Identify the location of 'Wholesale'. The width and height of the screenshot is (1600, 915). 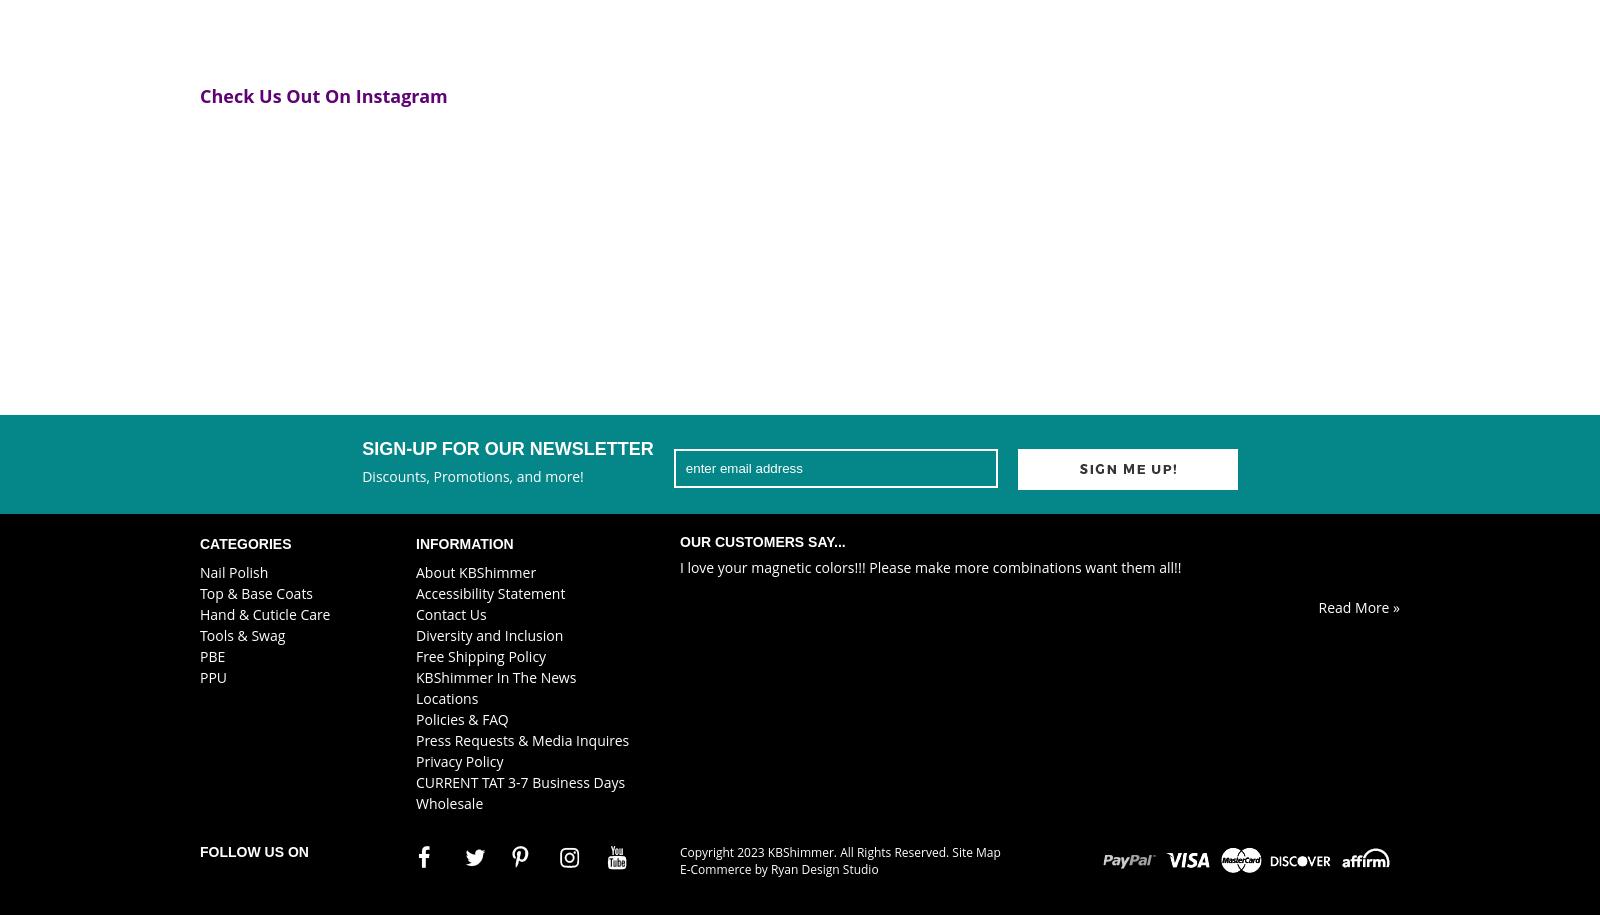
(448, 801).